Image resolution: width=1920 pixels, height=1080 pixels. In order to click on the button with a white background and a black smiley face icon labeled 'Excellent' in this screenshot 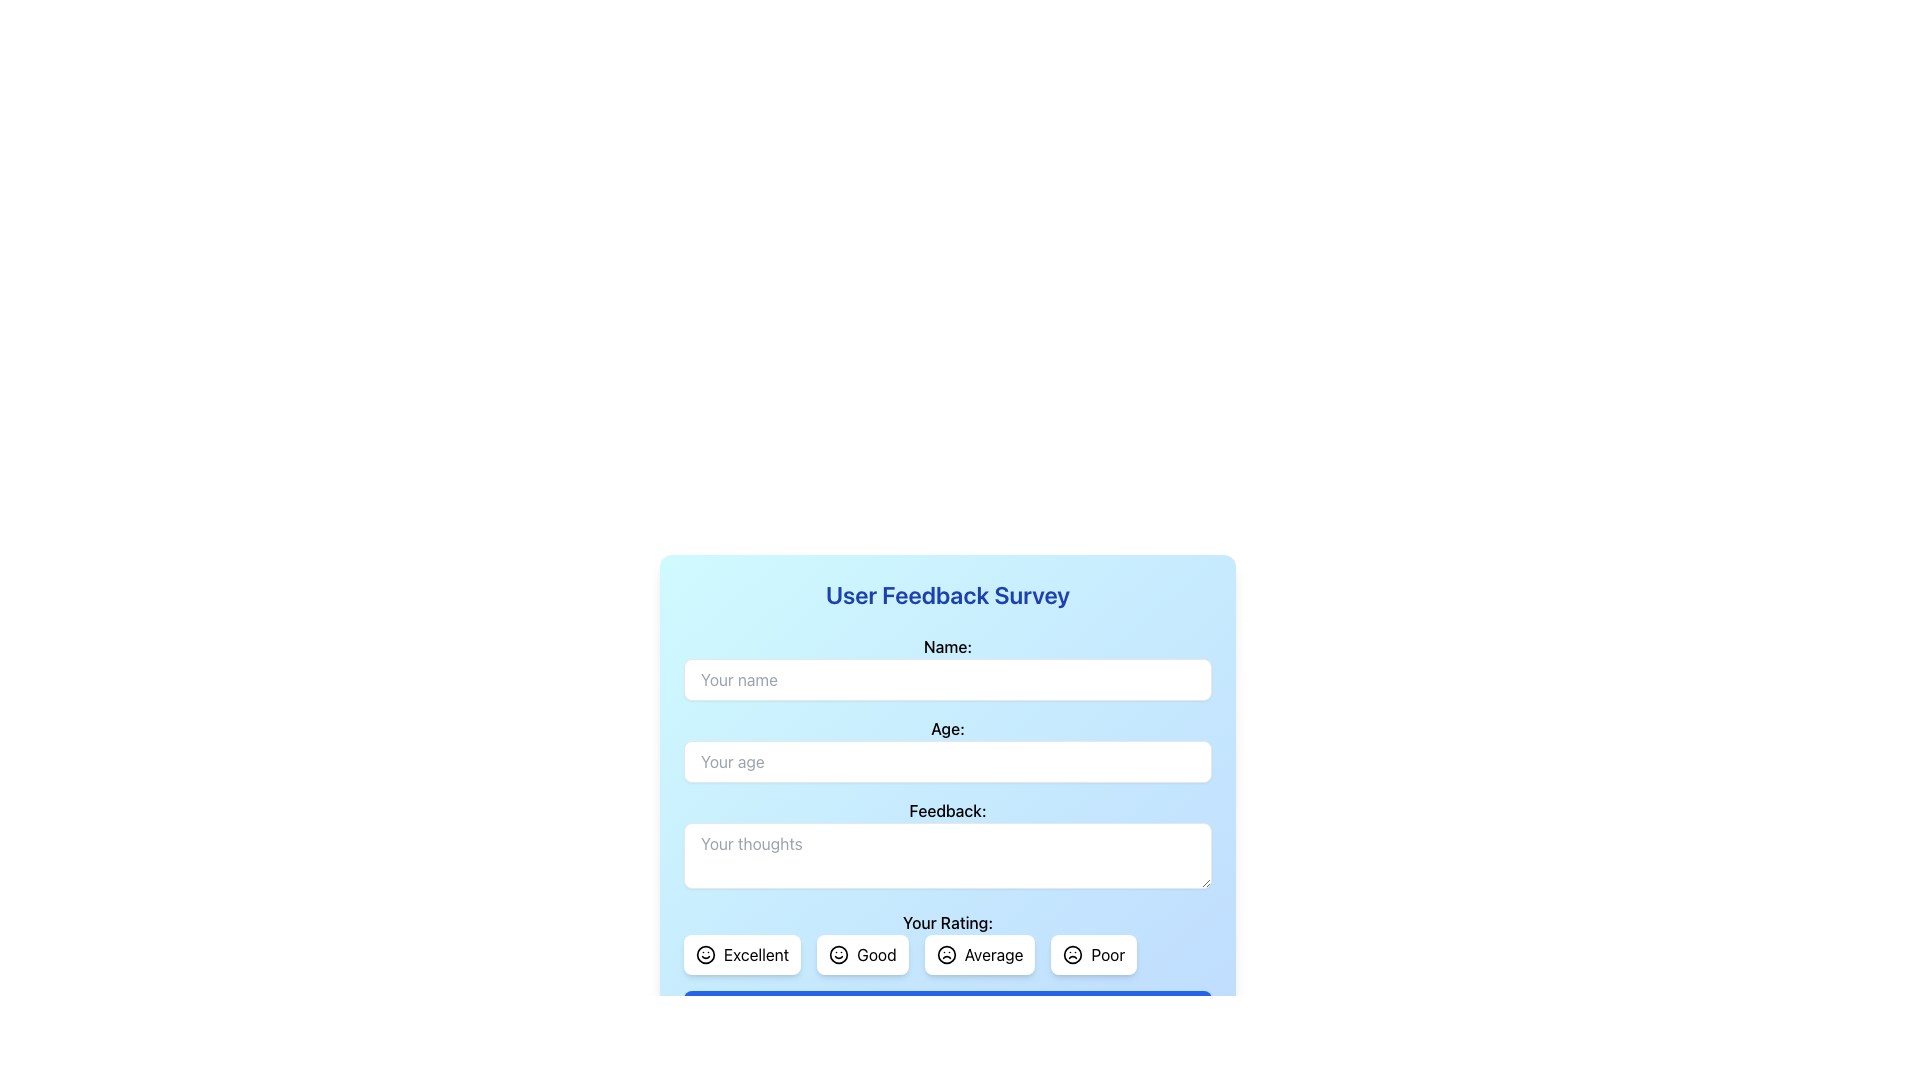, I will do `click(741, 954)`.